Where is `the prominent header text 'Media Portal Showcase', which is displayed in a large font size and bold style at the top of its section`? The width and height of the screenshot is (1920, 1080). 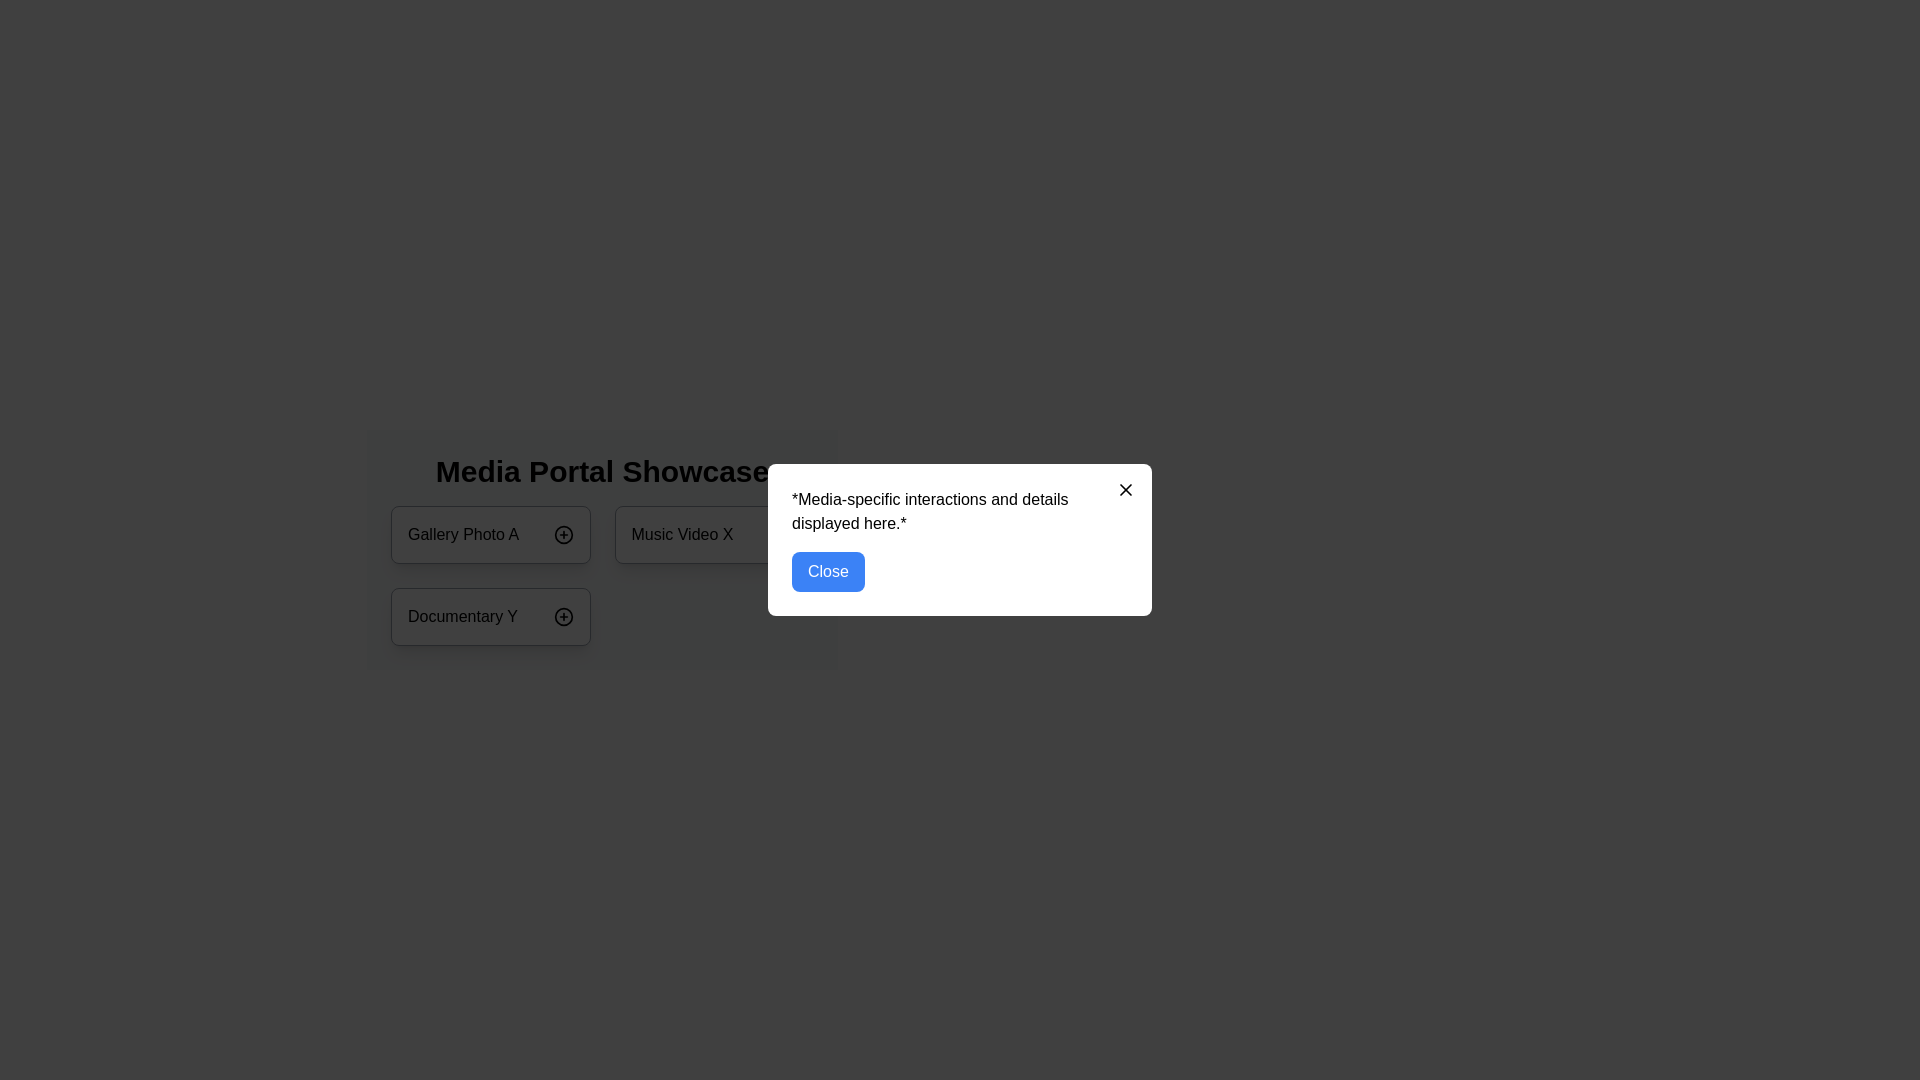 the prominent header text 'Media Portal Showcase', which is displayed in a large font size and bold style at the top of its section is located at coordinates (601, 471).